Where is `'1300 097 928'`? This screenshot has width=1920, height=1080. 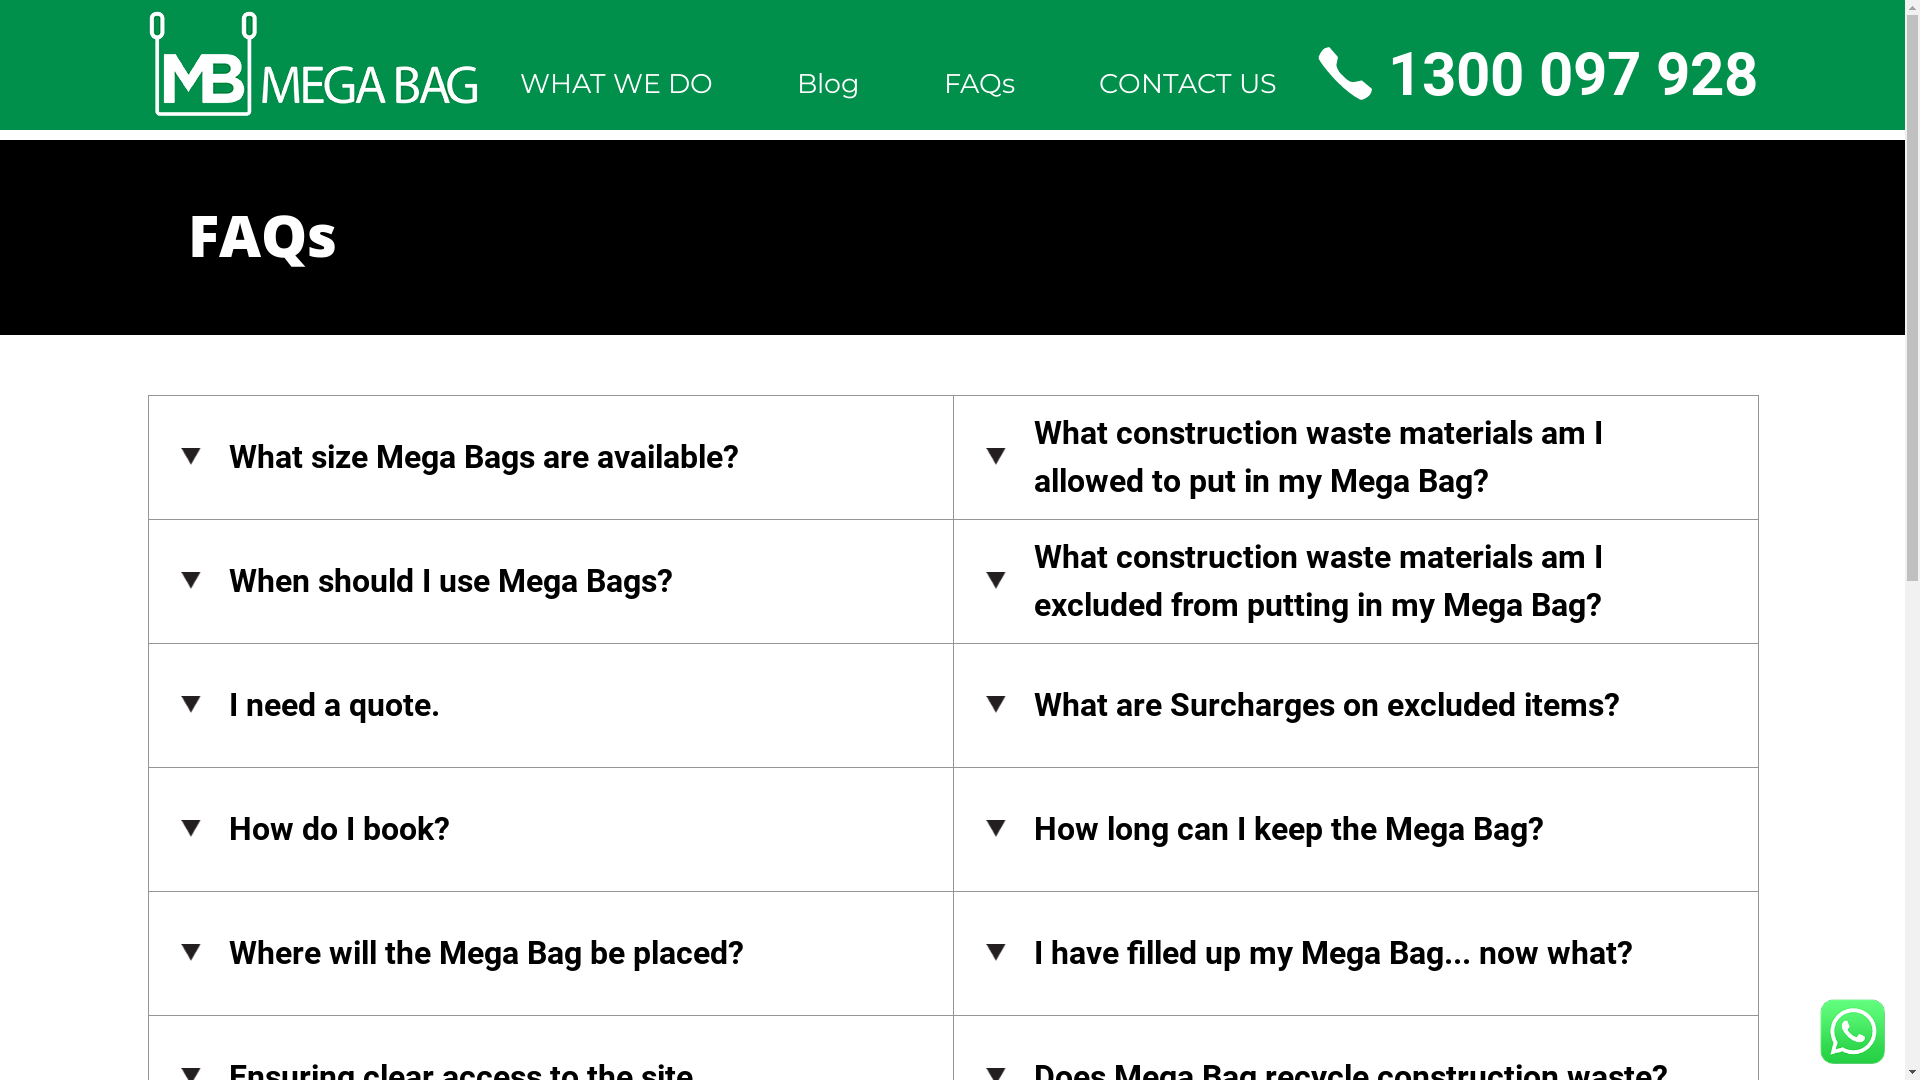 '1300 097 928' is located at coordinates (1536, 73).